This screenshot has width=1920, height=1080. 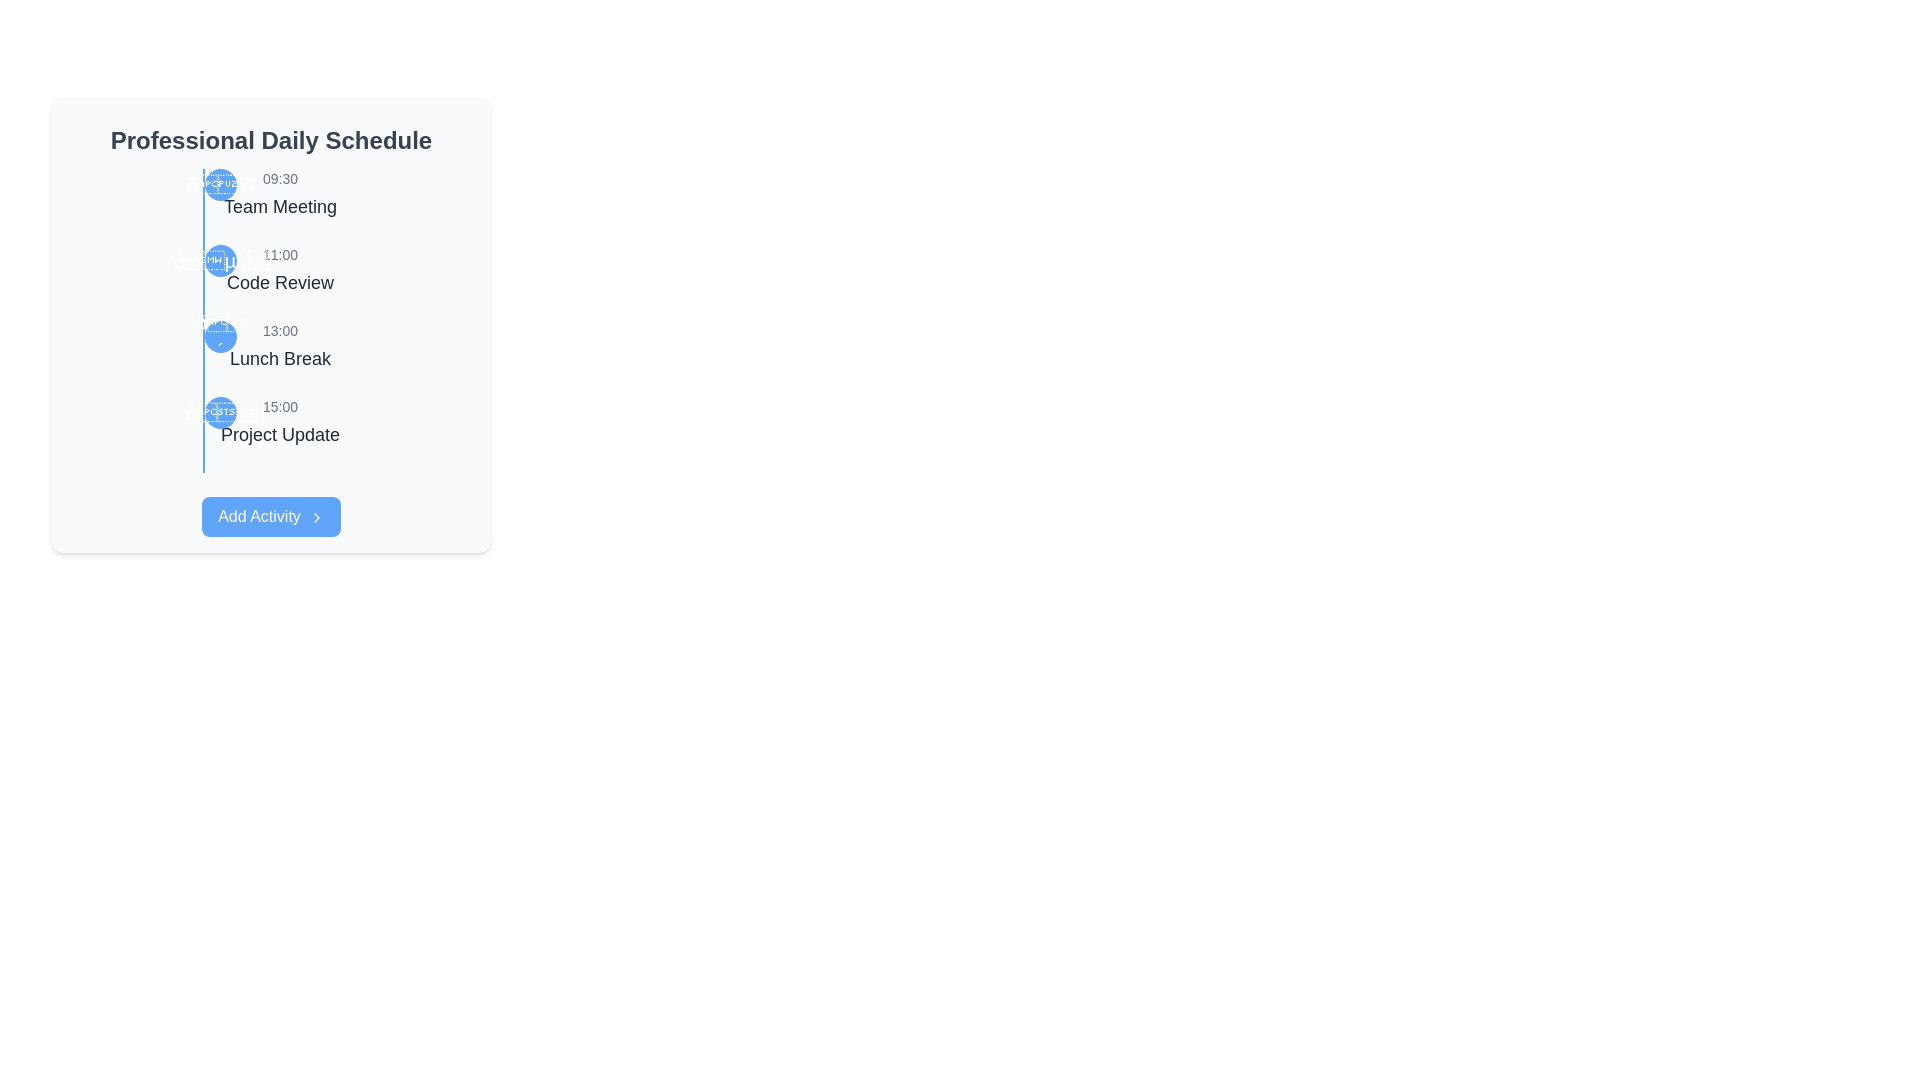 What do you see at coordinates (279, 282) in the screenshot?
I see `the 'Code Review' text label in the vertical schedule list, which is the second item beneath 'Team Meeting'` at bounding box center [279, 282].